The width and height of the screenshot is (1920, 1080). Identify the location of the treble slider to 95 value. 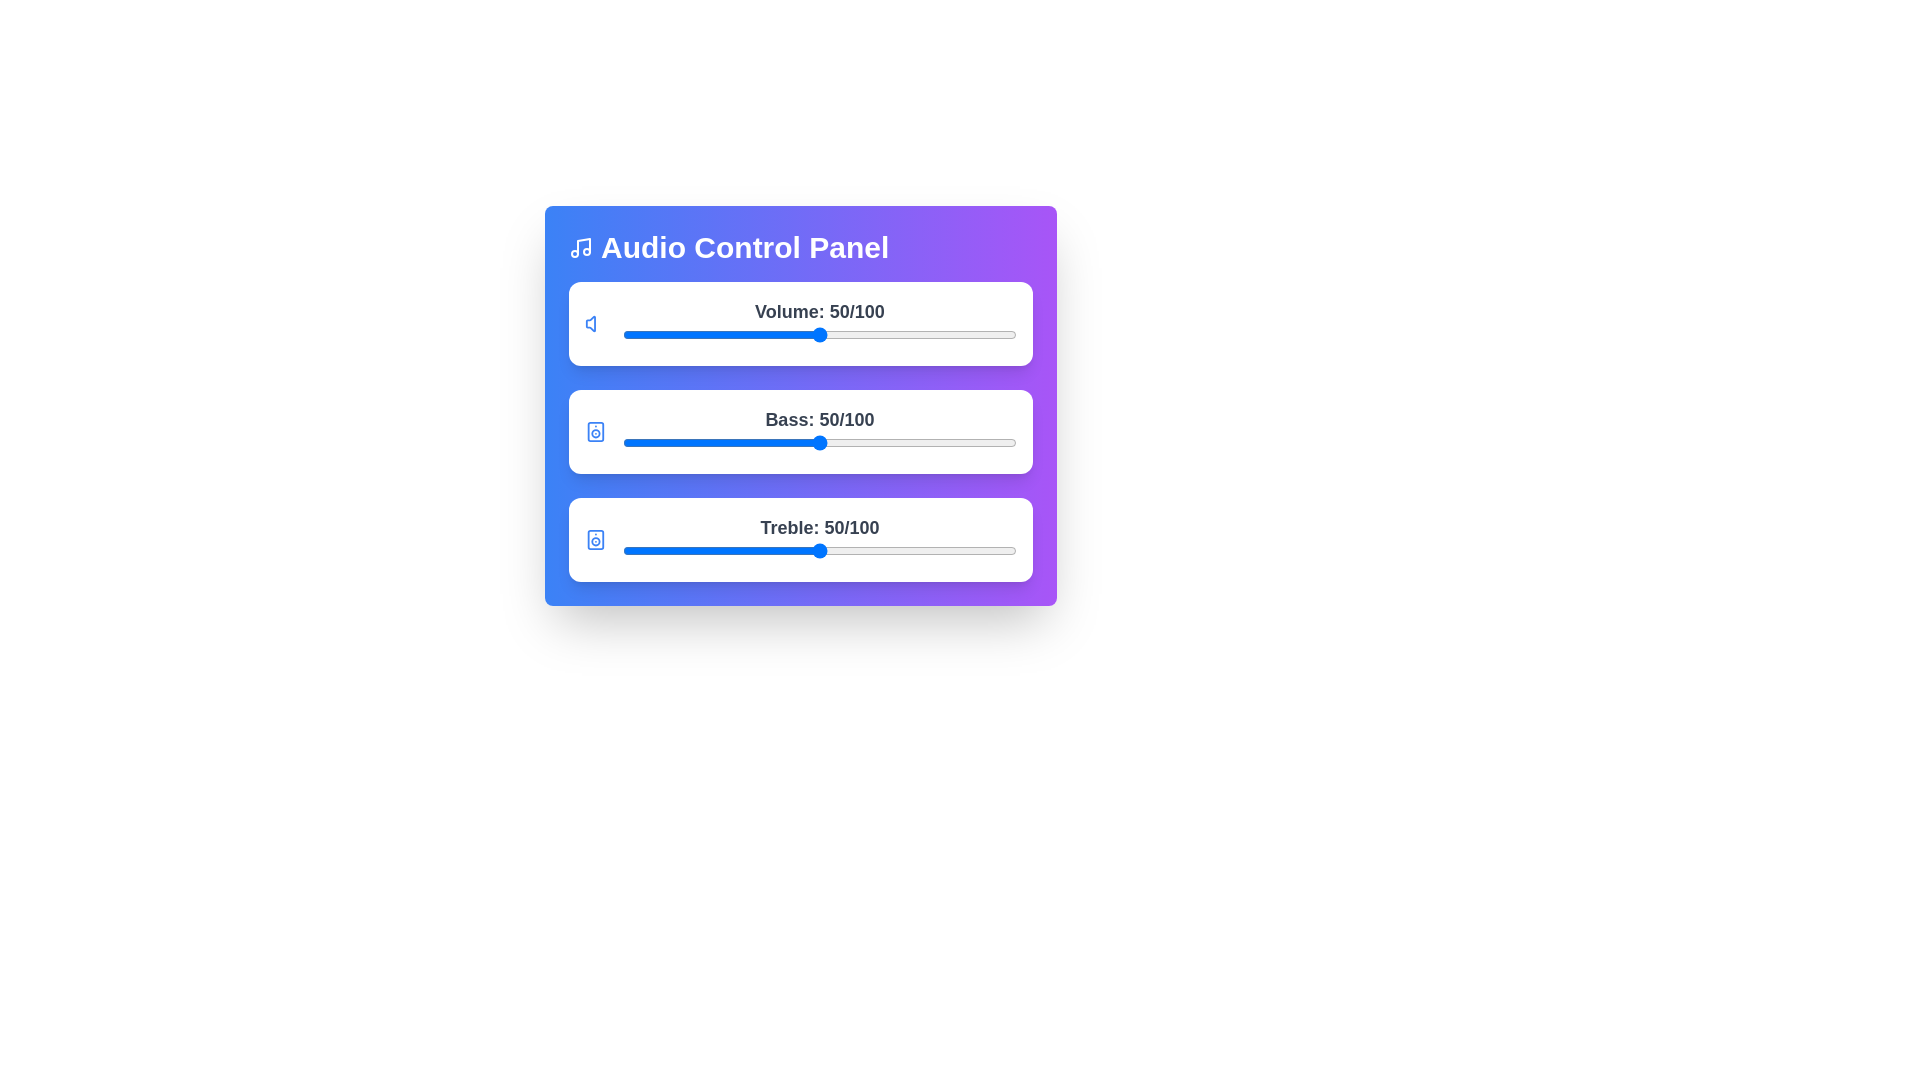
(997, 551).